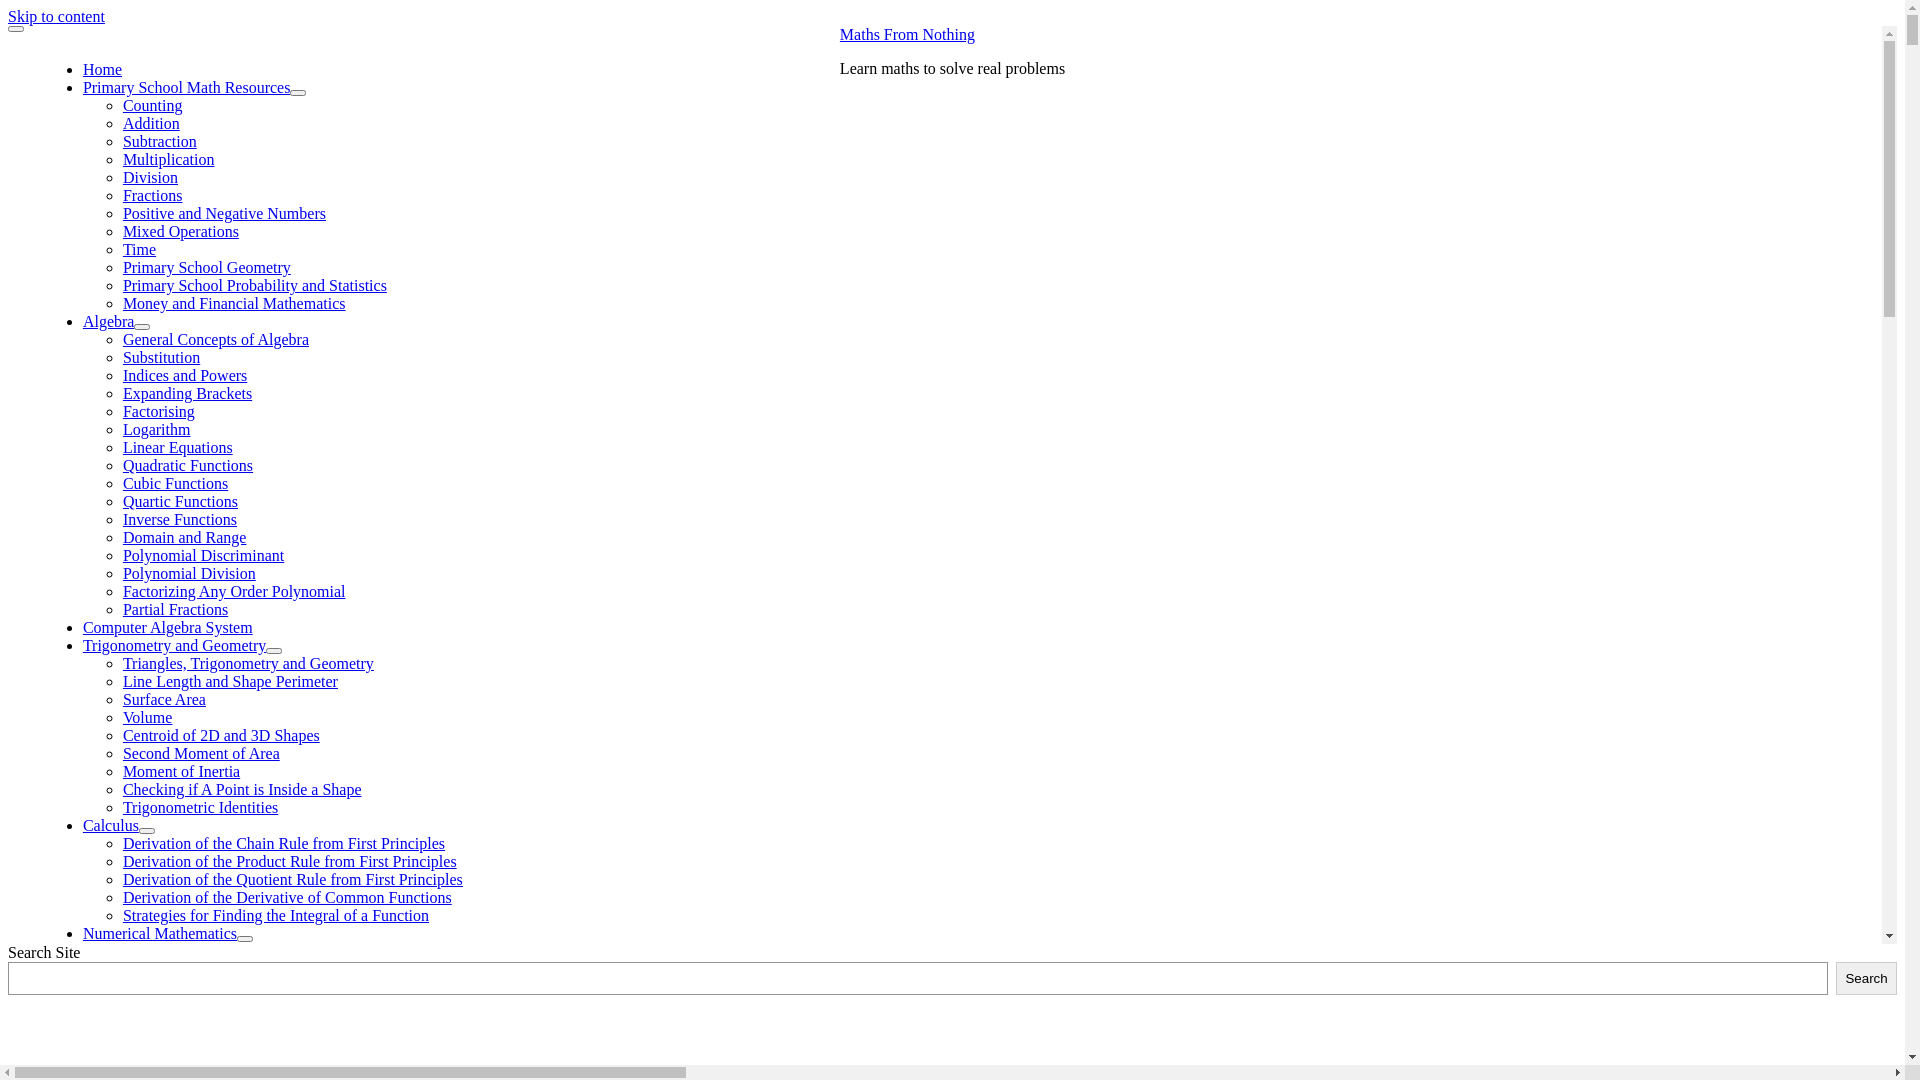  I want to click on 'Moment of Inertia', so click(181, 770).